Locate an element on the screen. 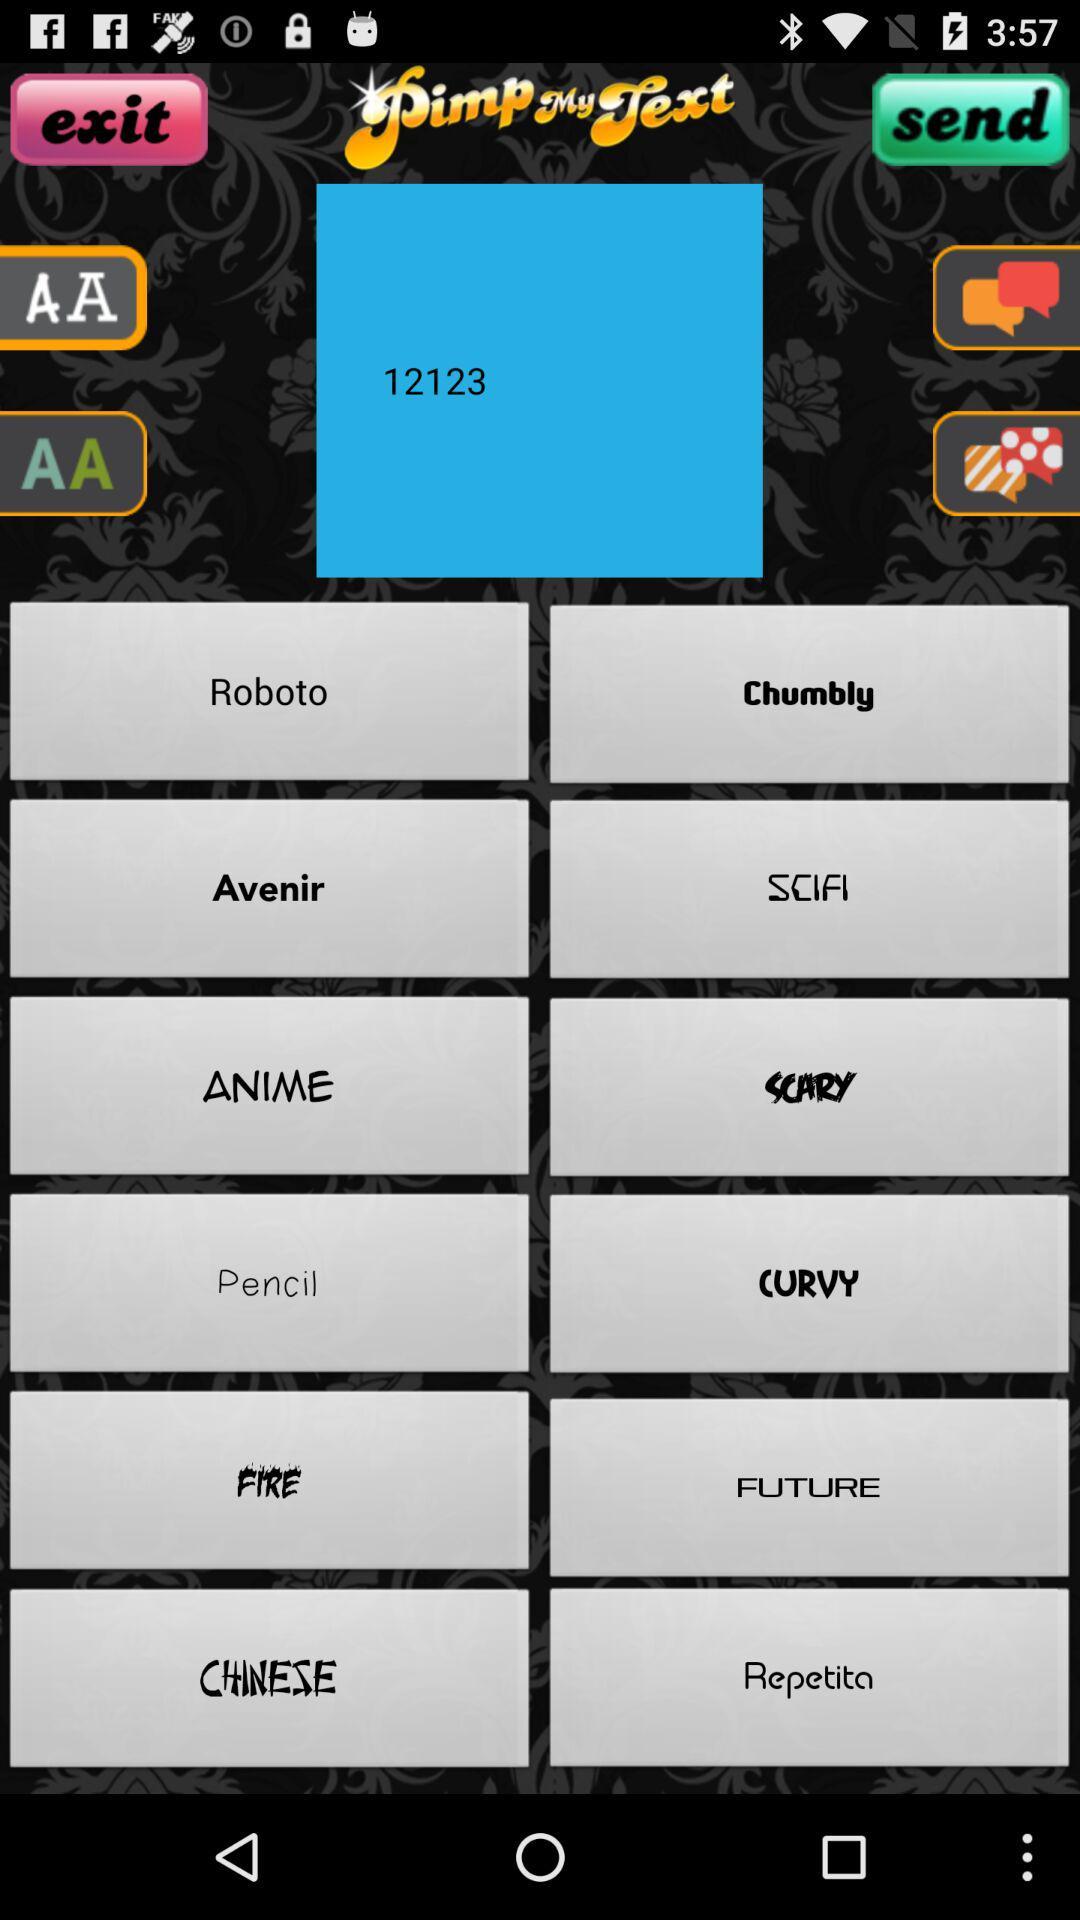  option for text is located at coordinates (1006, 296).